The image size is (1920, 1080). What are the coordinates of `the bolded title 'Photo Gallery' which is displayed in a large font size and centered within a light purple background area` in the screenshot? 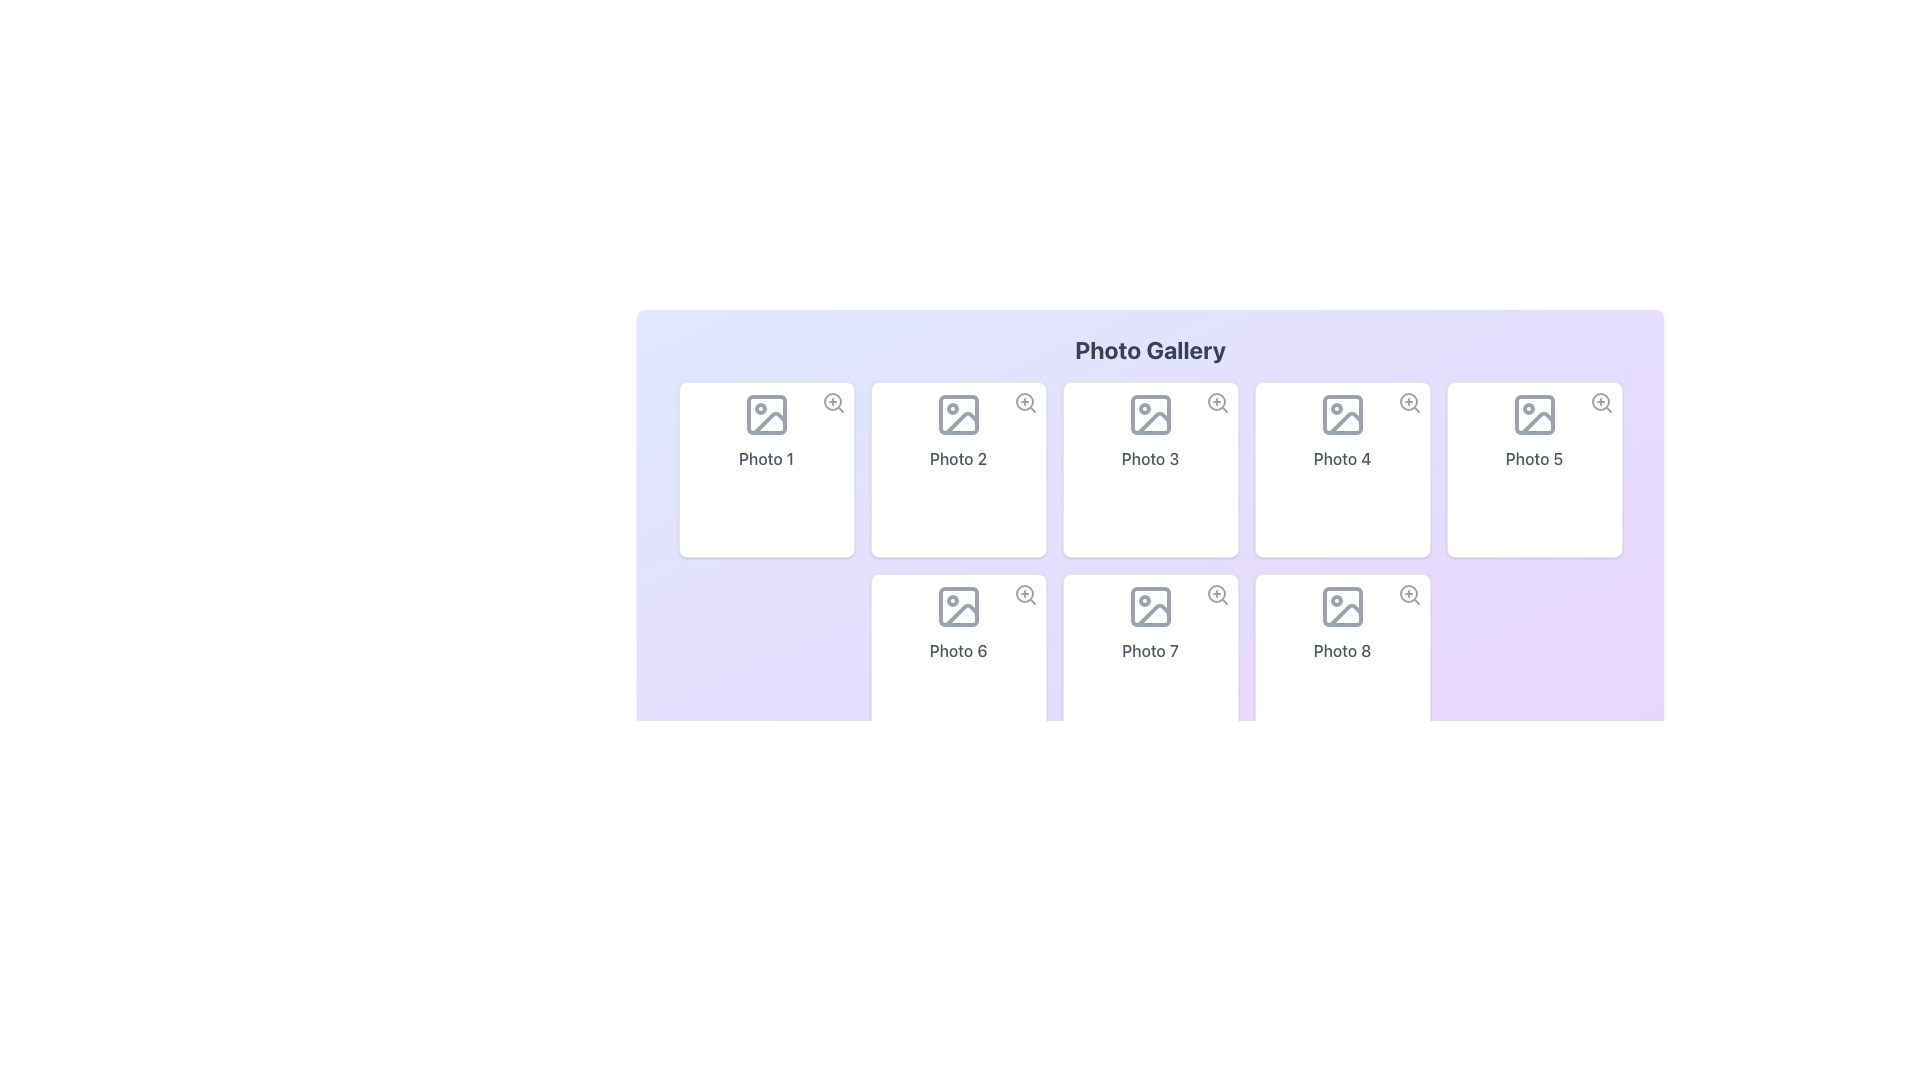 It's located at (1150, 349).